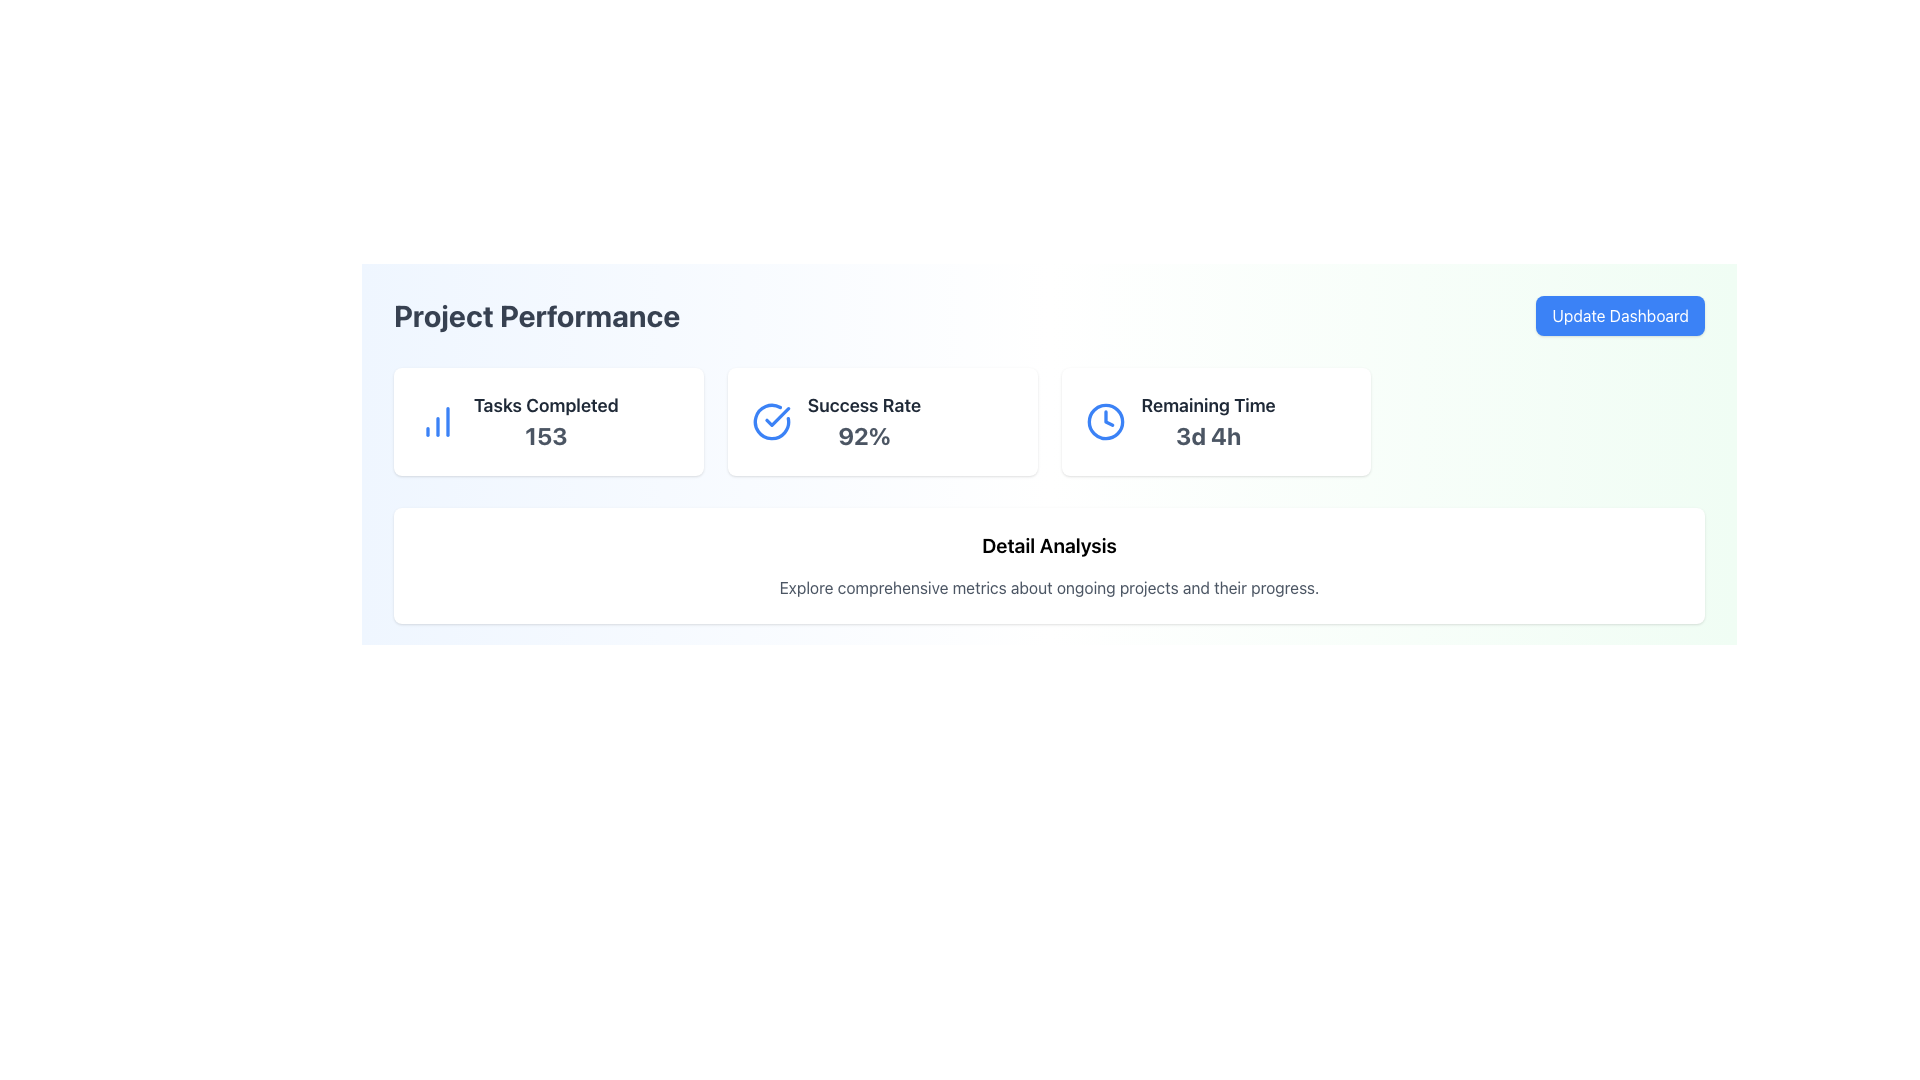 The width and height of the screenshot is (1920, 1080). Describe the element at coordinates (546, 434) in the screenshot. I see `bold numerical text '153' which is located below the 'Tasks Completed' text in the first summary card` at that location.